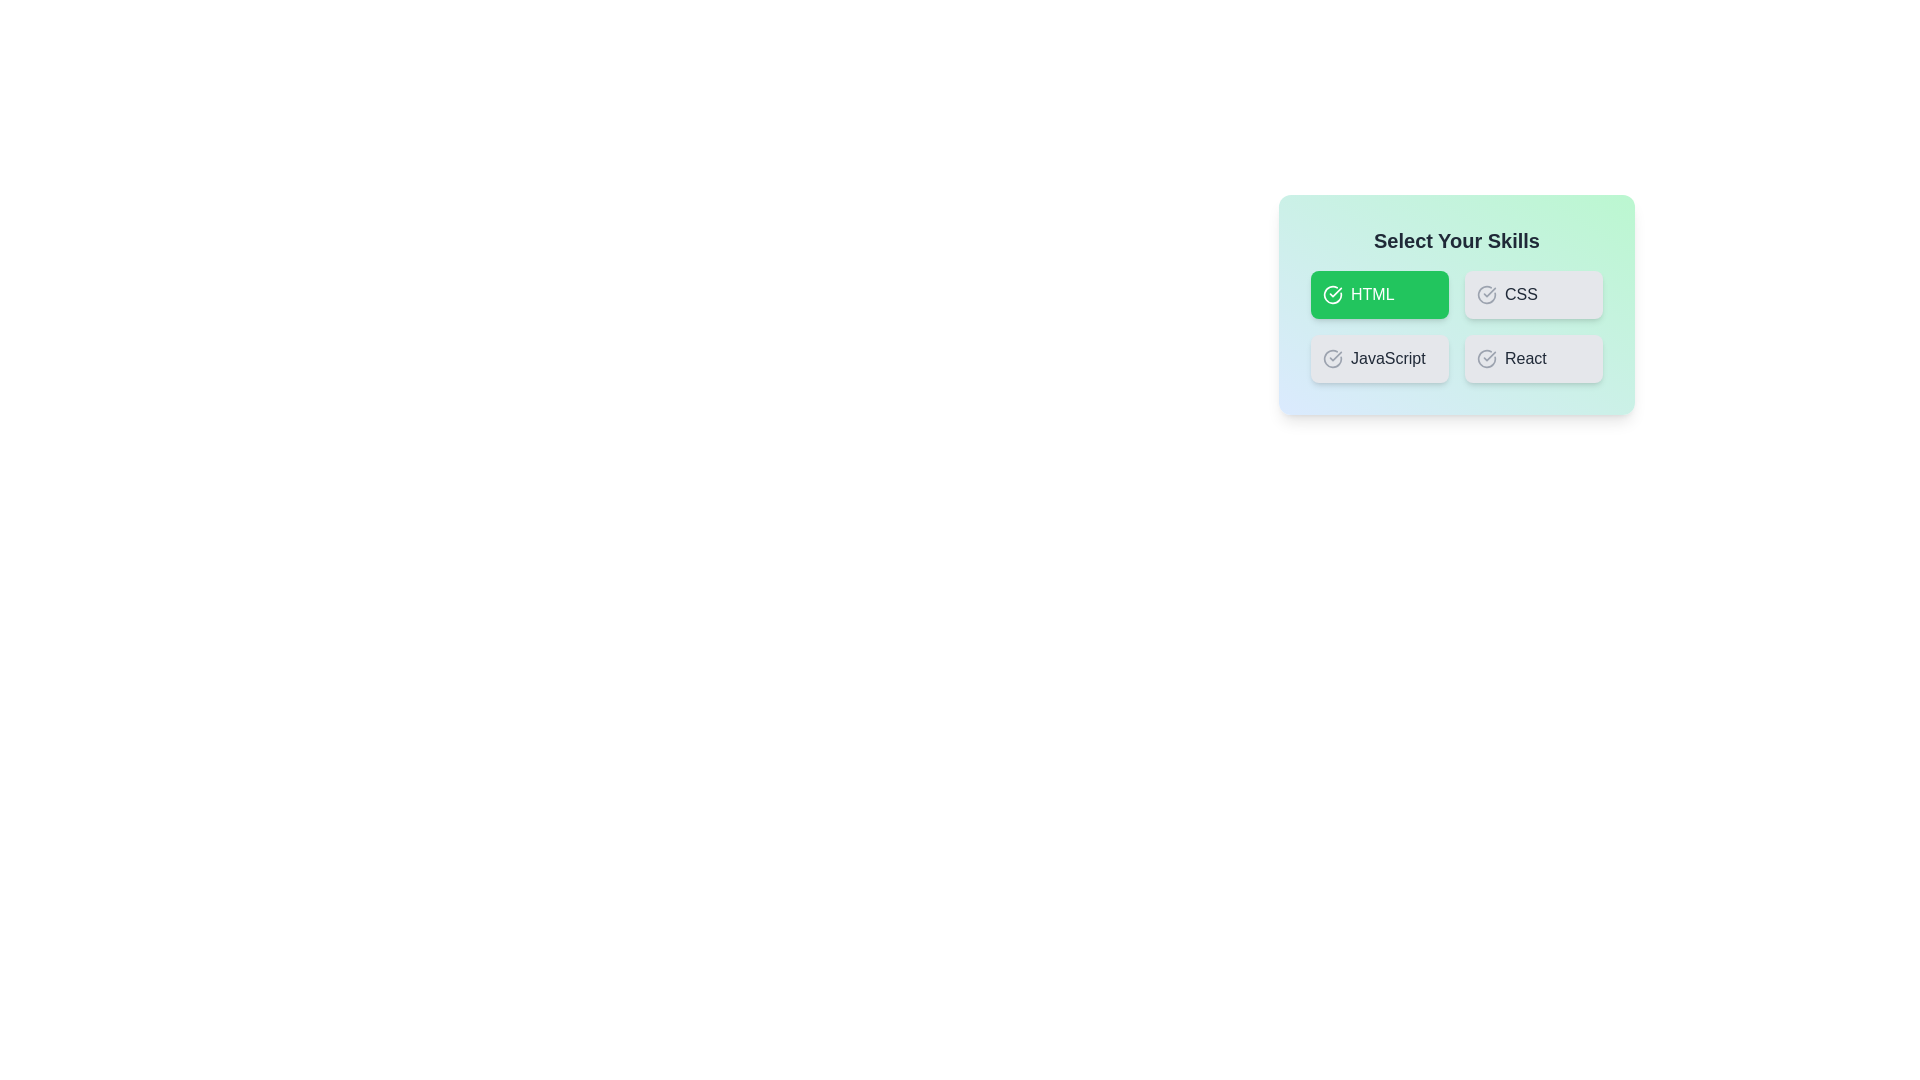 This screenshot has height=1080, width=1920. What do you see at coordinates (1379, 294) in the screenshot?
I see `the skill HTML to observe visual feedback` at bounding box center [1379, 294].